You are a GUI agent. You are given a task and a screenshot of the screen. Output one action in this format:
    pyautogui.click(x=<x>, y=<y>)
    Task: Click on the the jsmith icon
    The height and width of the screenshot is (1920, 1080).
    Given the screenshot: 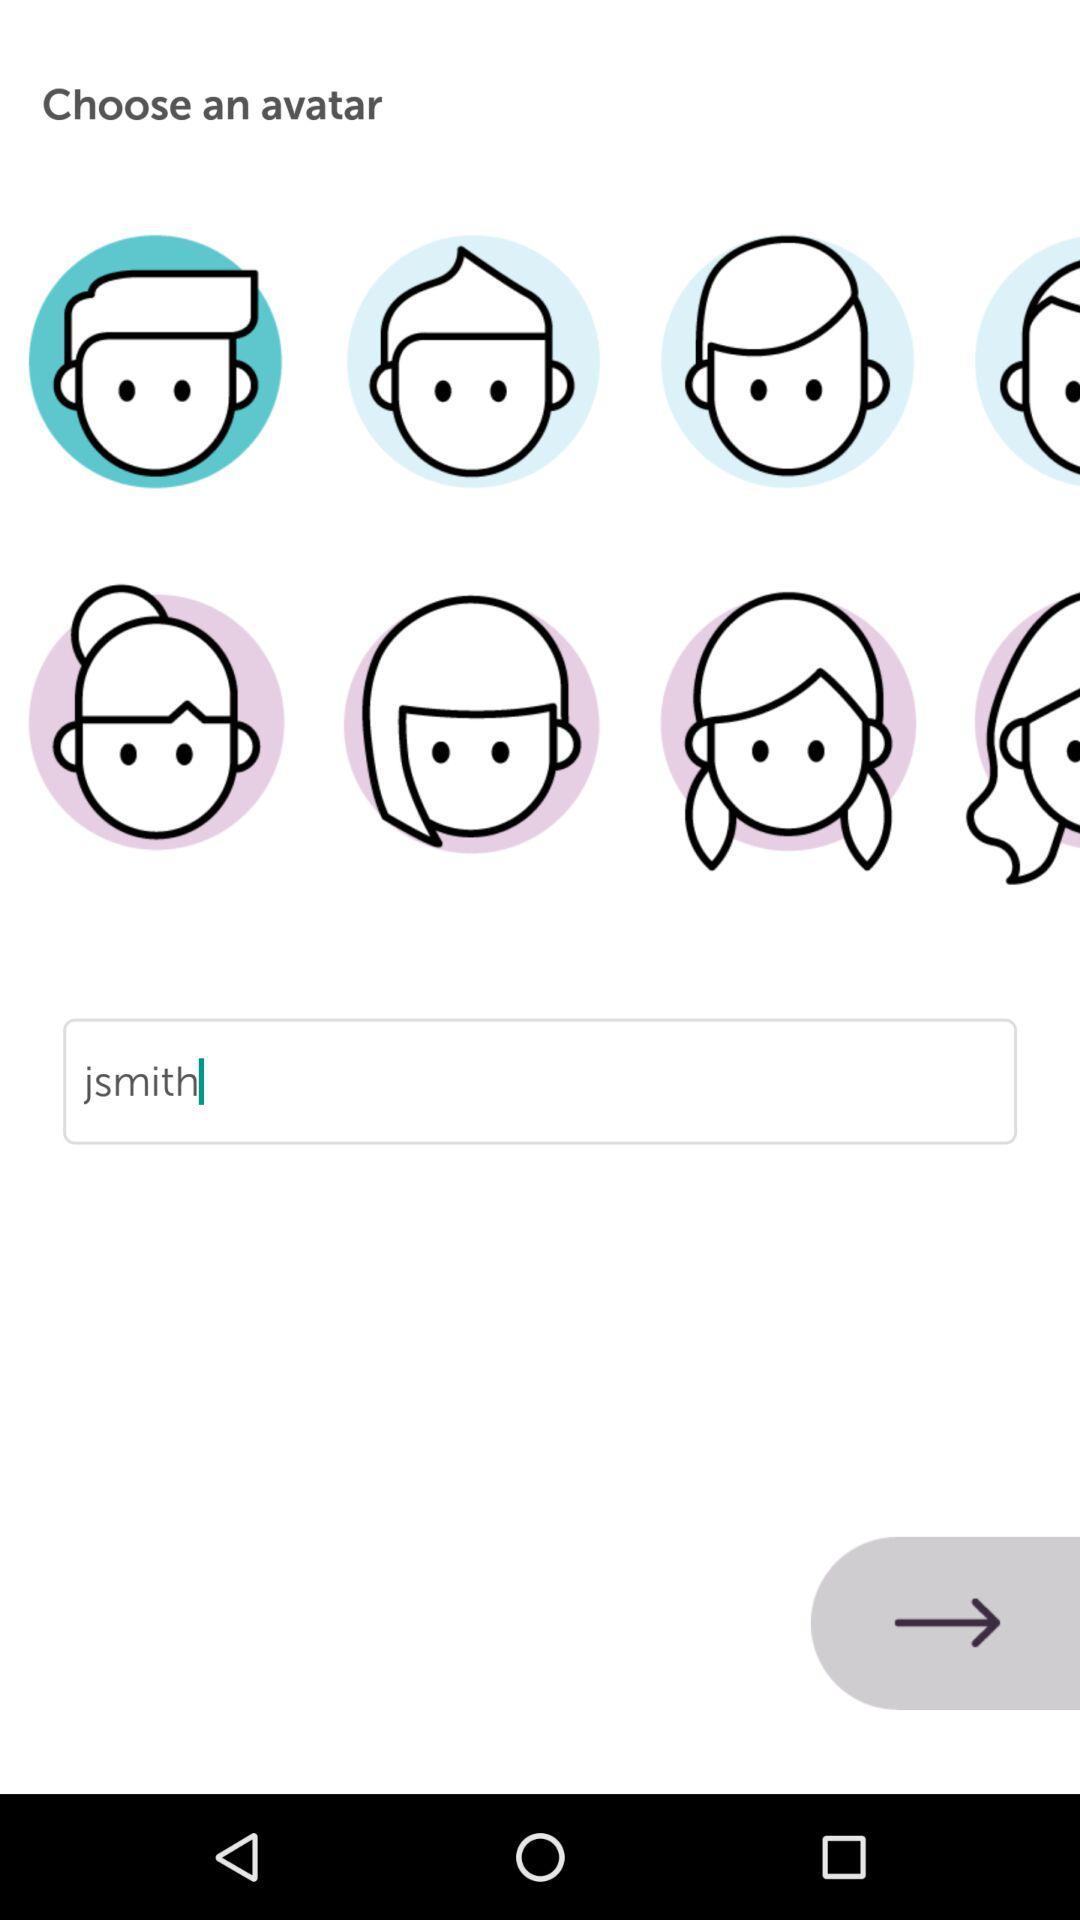 What is the action you would take?
    pyautogui.click(x=540, y=1144)
    